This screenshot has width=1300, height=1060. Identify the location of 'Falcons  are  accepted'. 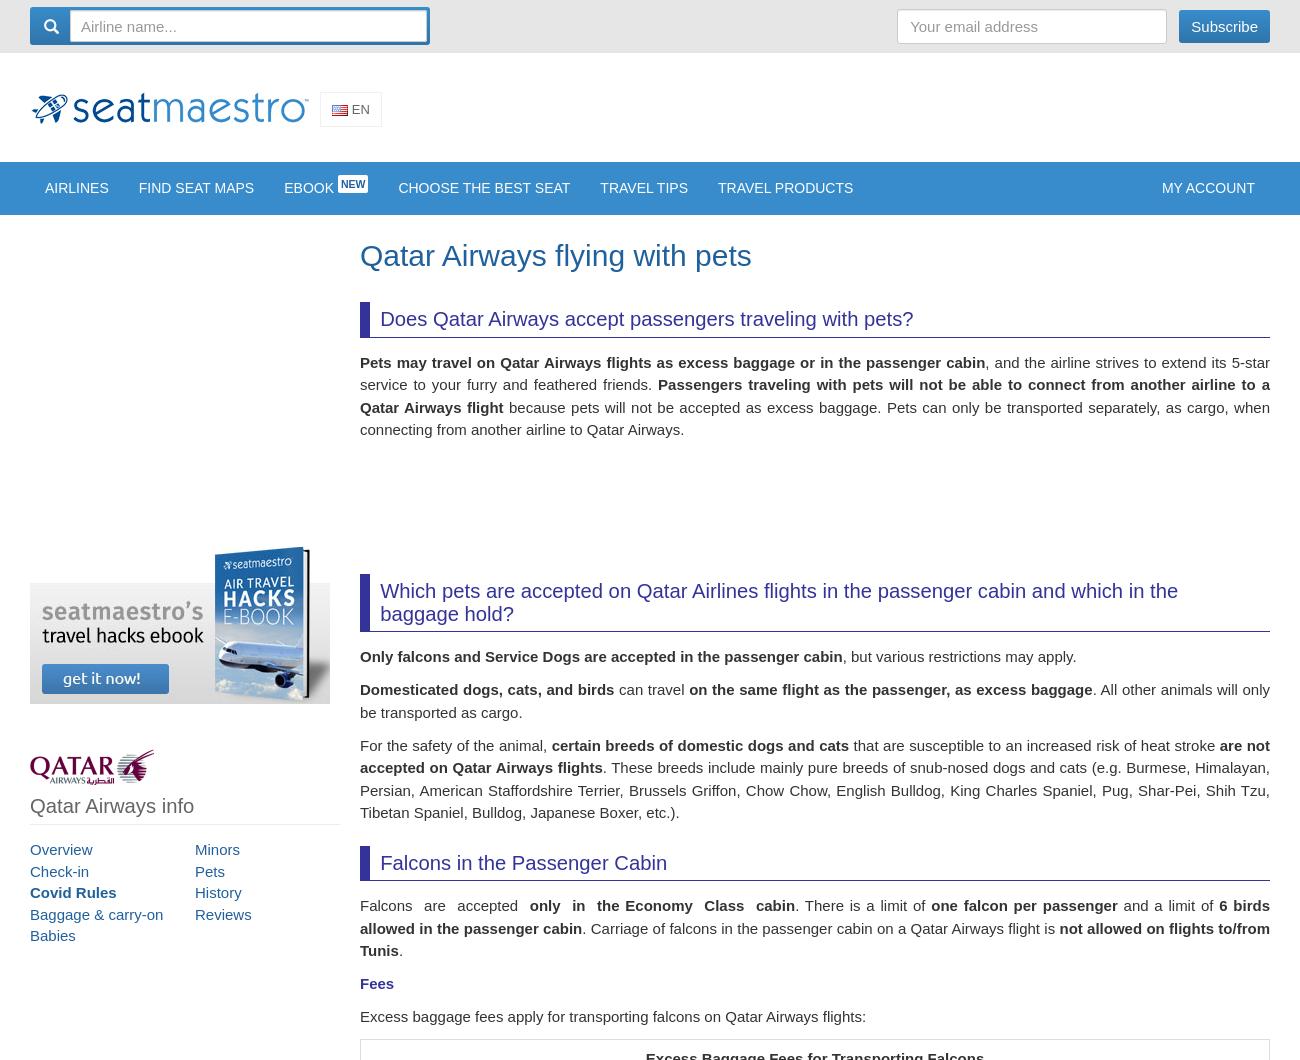
(443, 917).